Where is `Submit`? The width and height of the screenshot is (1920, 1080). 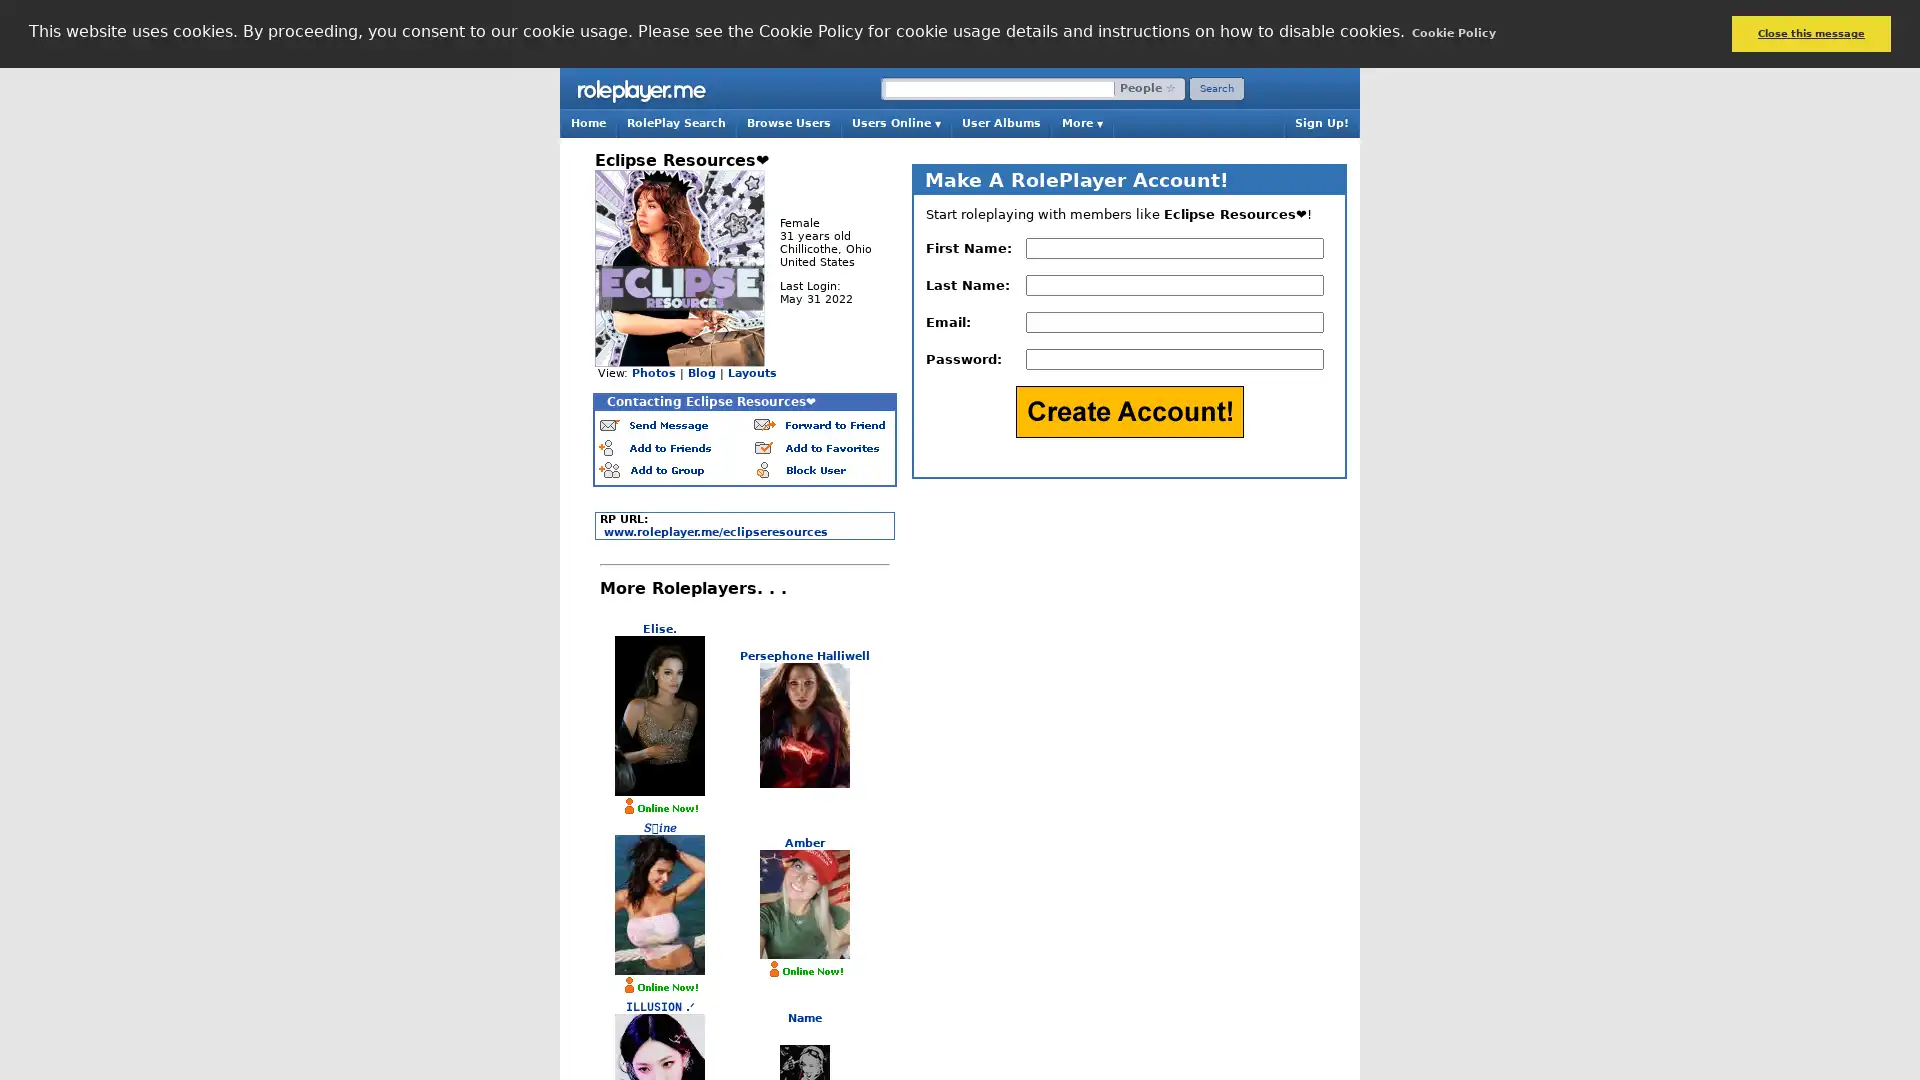 Submit is located at coordinates (1128, 410).